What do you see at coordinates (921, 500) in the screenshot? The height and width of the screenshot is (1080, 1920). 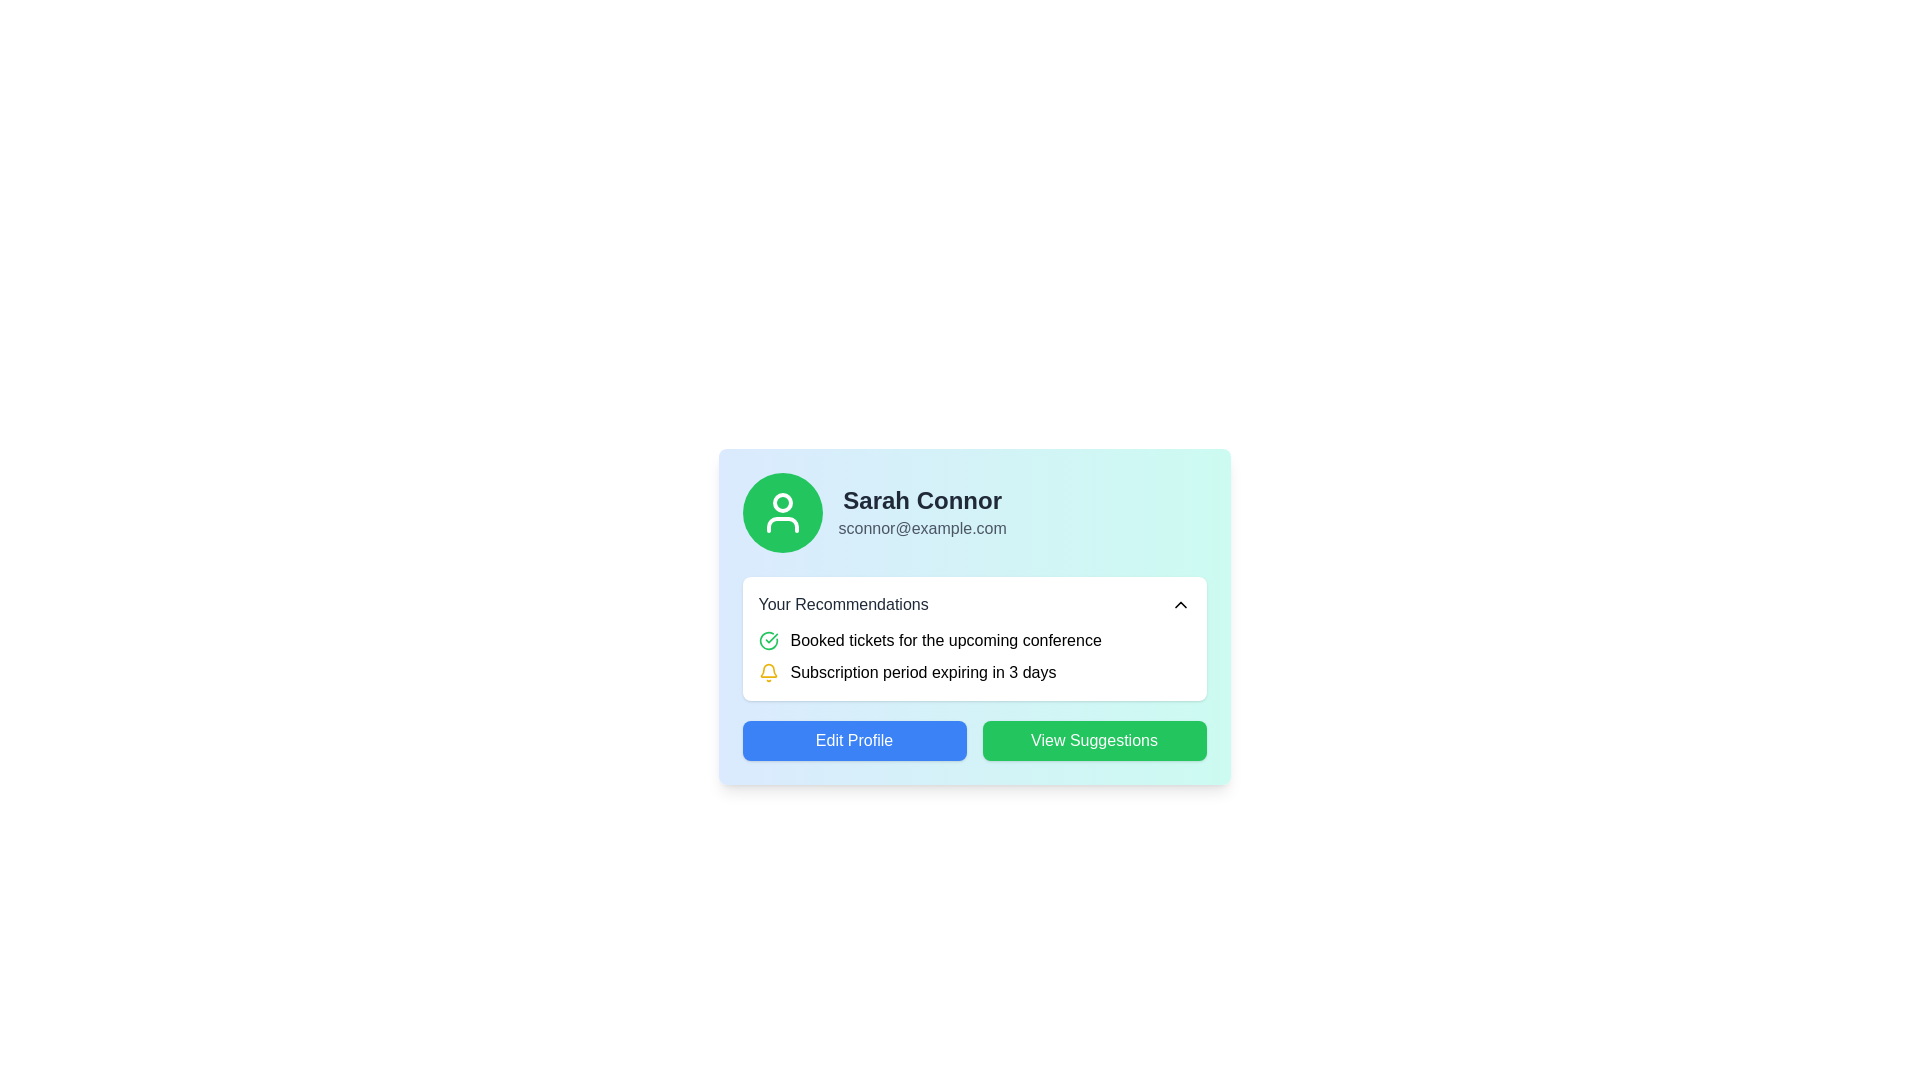 I see `text label displaying the user's name located at the top of the profile card interface, just below the profile picture icon` at bounding box center [921, 500].